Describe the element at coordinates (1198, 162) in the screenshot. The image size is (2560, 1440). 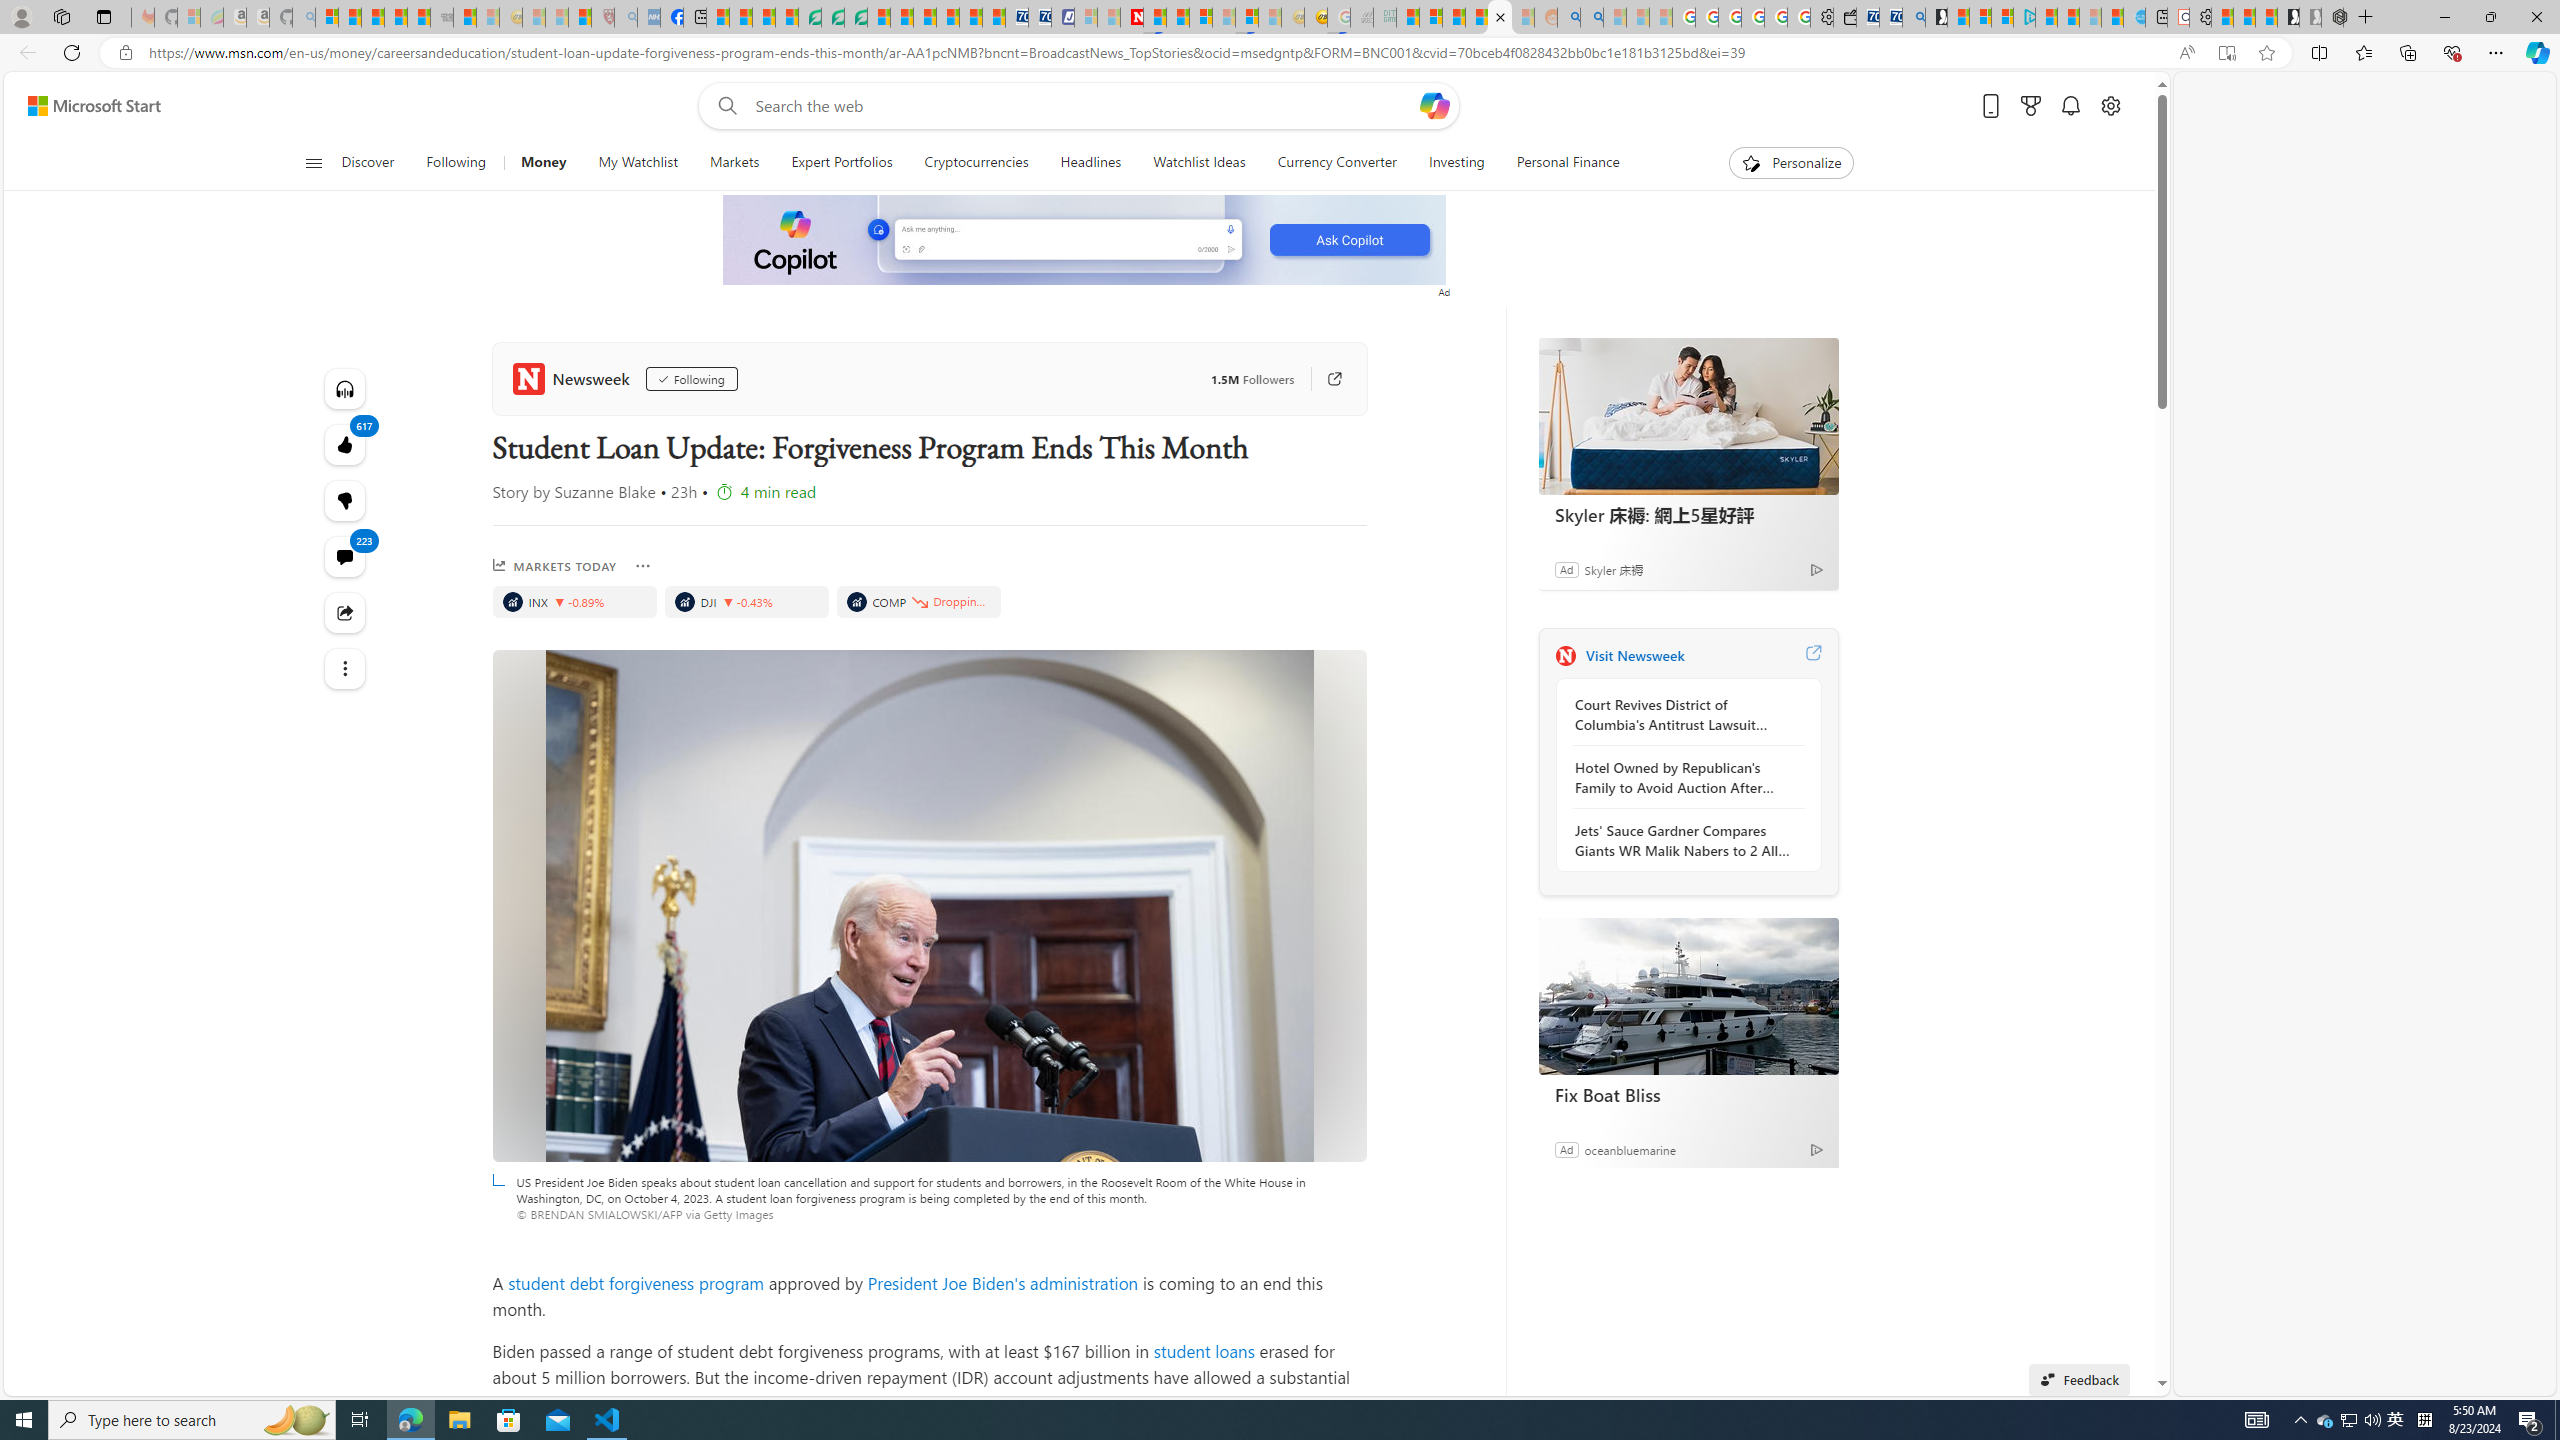
I see `'Watchlist Ideas'` at that location.